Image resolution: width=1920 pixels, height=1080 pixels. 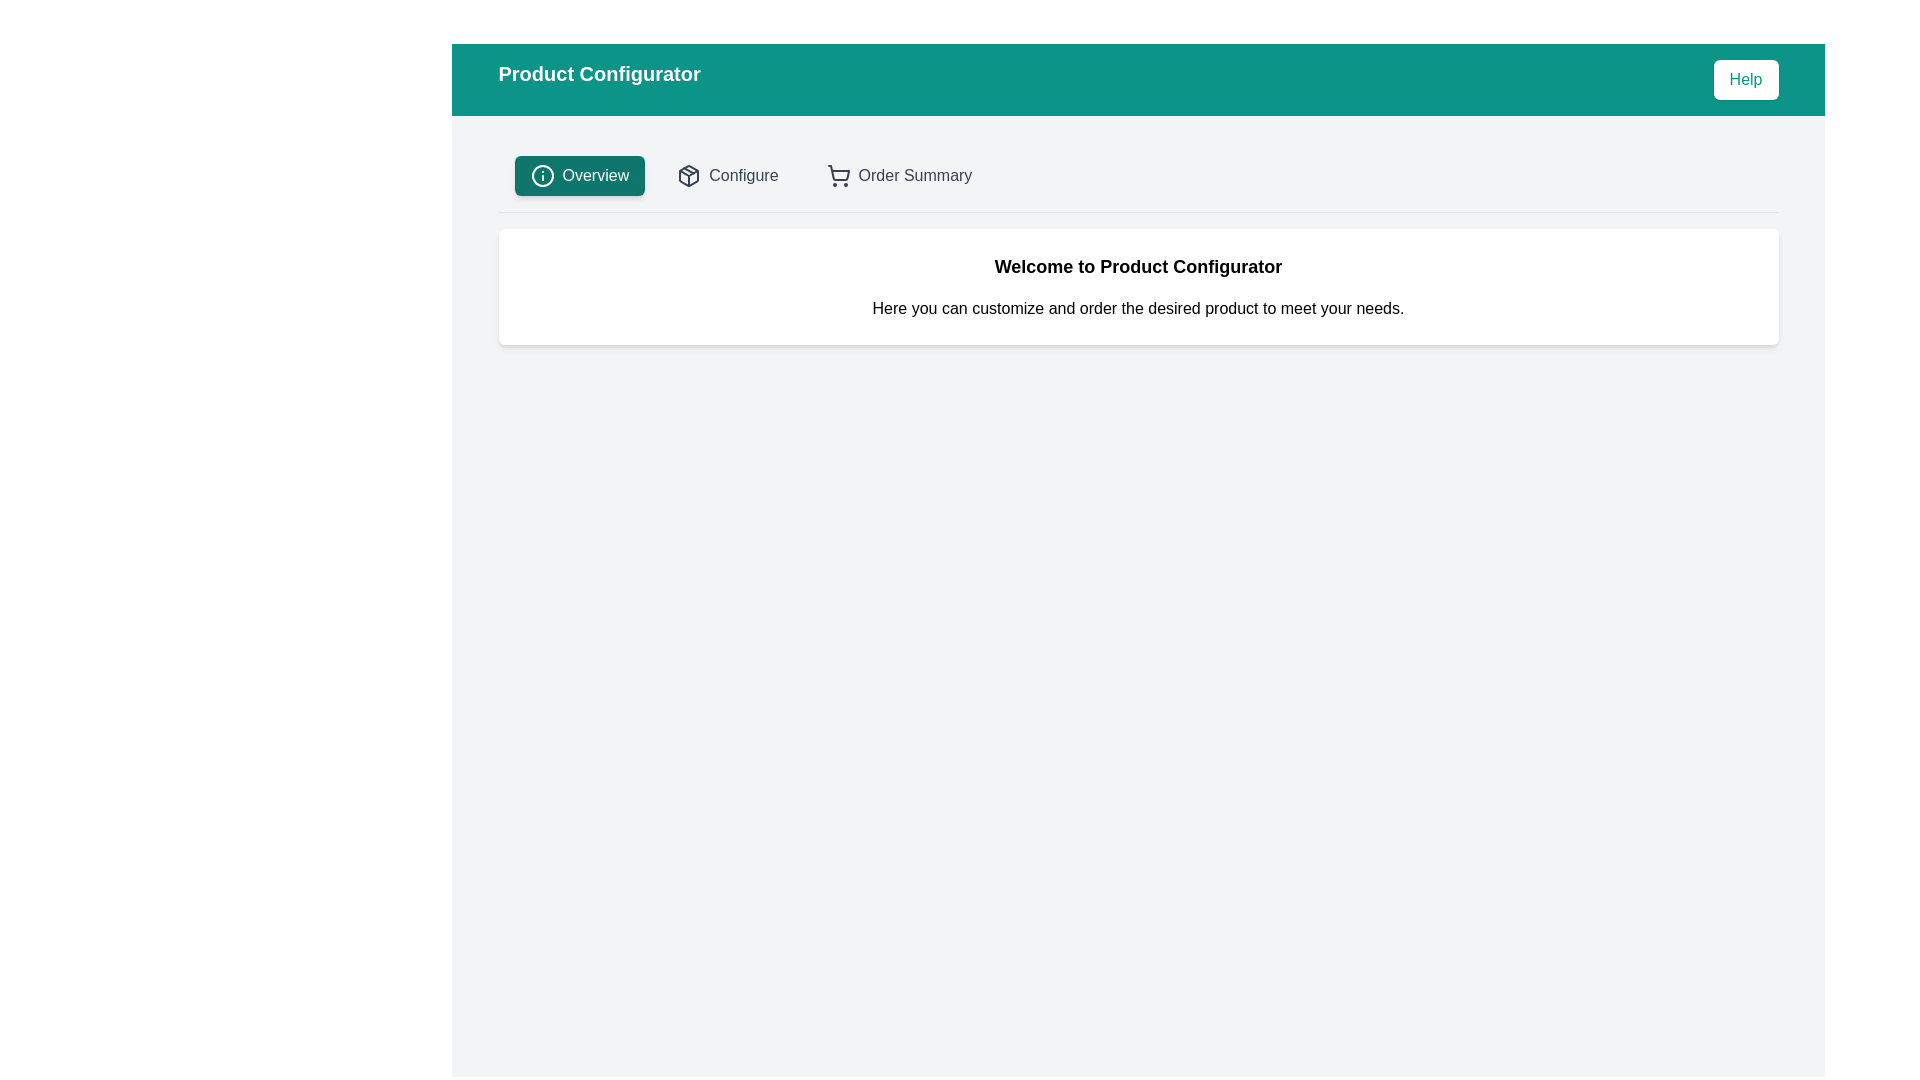 I want to click on the SVG Circle element that is part of the 'Overview' button in the header section of the interface, so click(x=542, y=175).